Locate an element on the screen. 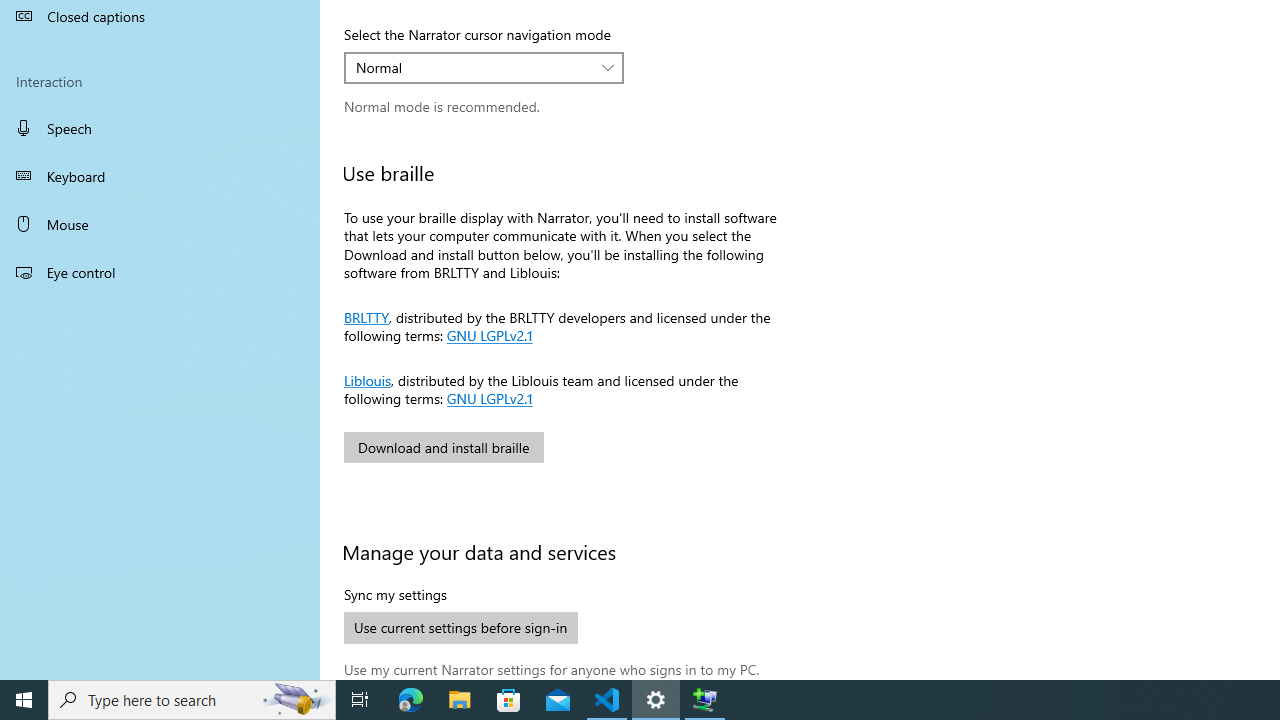 The height and width of the screenshot is (720, 1280). 'Eye control' is located at coordinates (160, 271).